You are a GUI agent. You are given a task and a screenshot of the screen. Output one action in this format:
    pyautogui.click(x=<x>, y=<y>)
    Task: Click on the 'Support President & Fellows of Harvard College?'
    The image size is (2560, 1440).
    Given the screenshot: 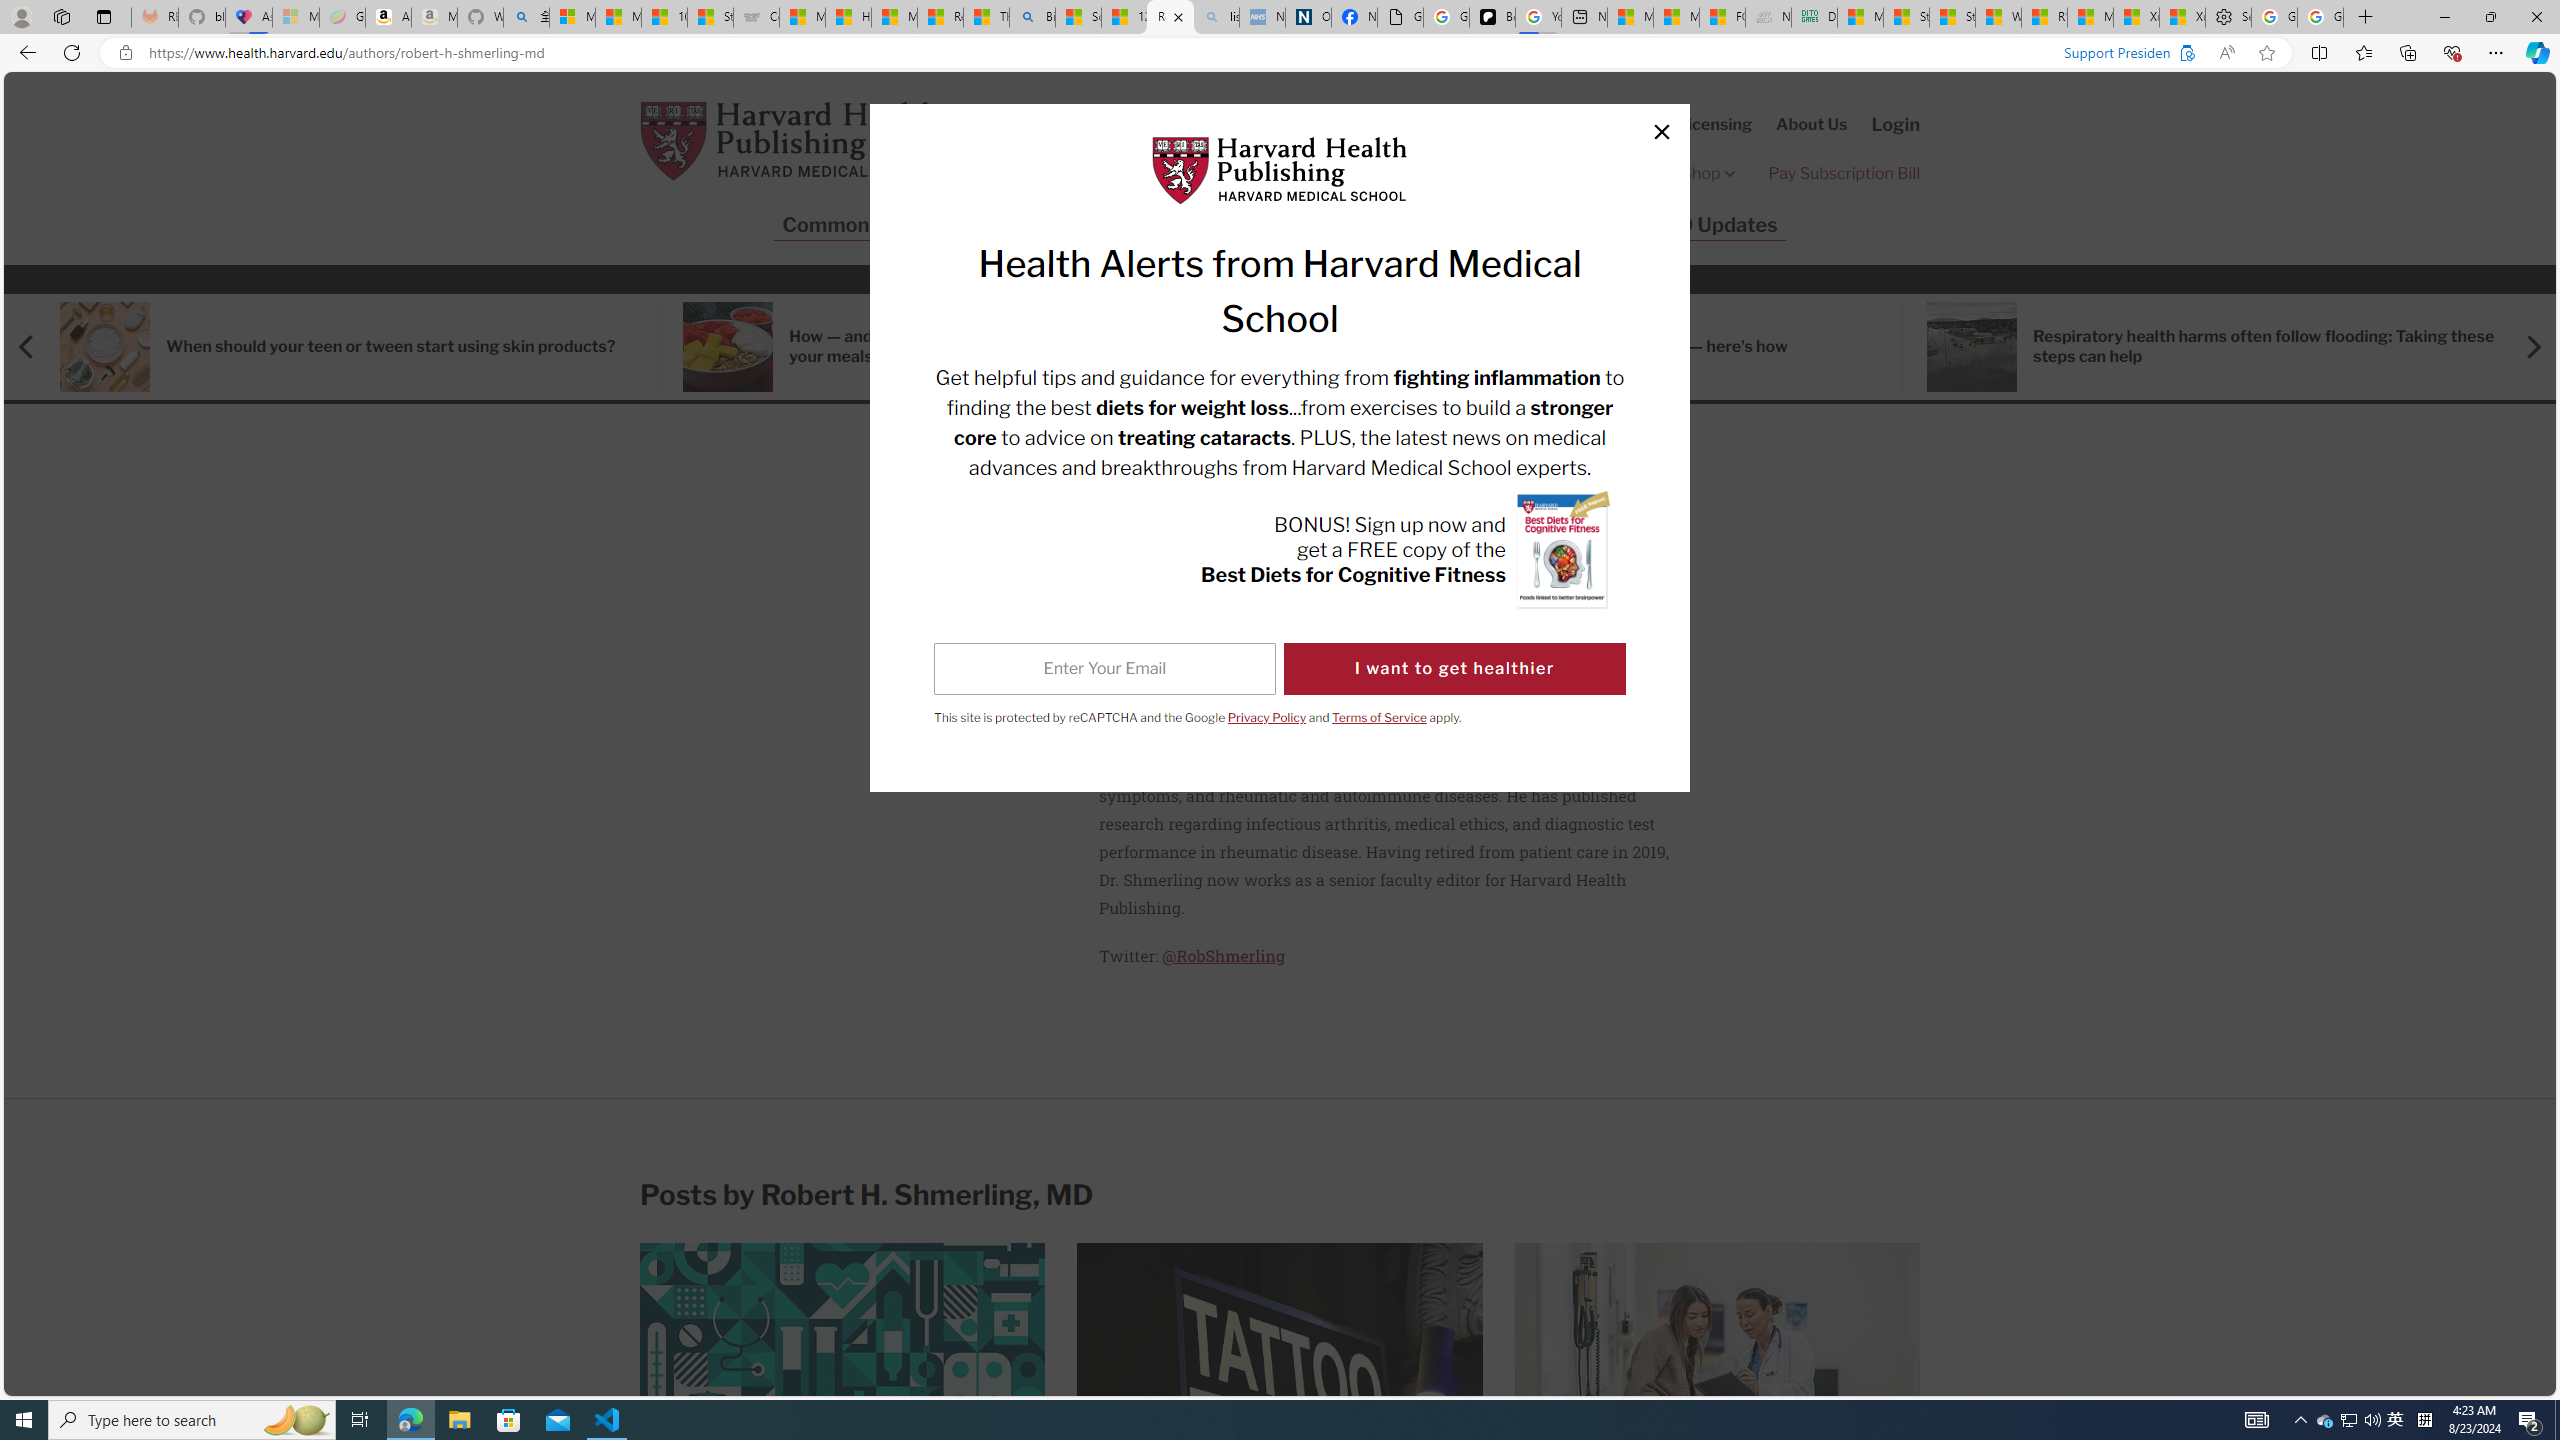 What is the action you would take?
    pyautogui.click(x=2172, y=53)
    